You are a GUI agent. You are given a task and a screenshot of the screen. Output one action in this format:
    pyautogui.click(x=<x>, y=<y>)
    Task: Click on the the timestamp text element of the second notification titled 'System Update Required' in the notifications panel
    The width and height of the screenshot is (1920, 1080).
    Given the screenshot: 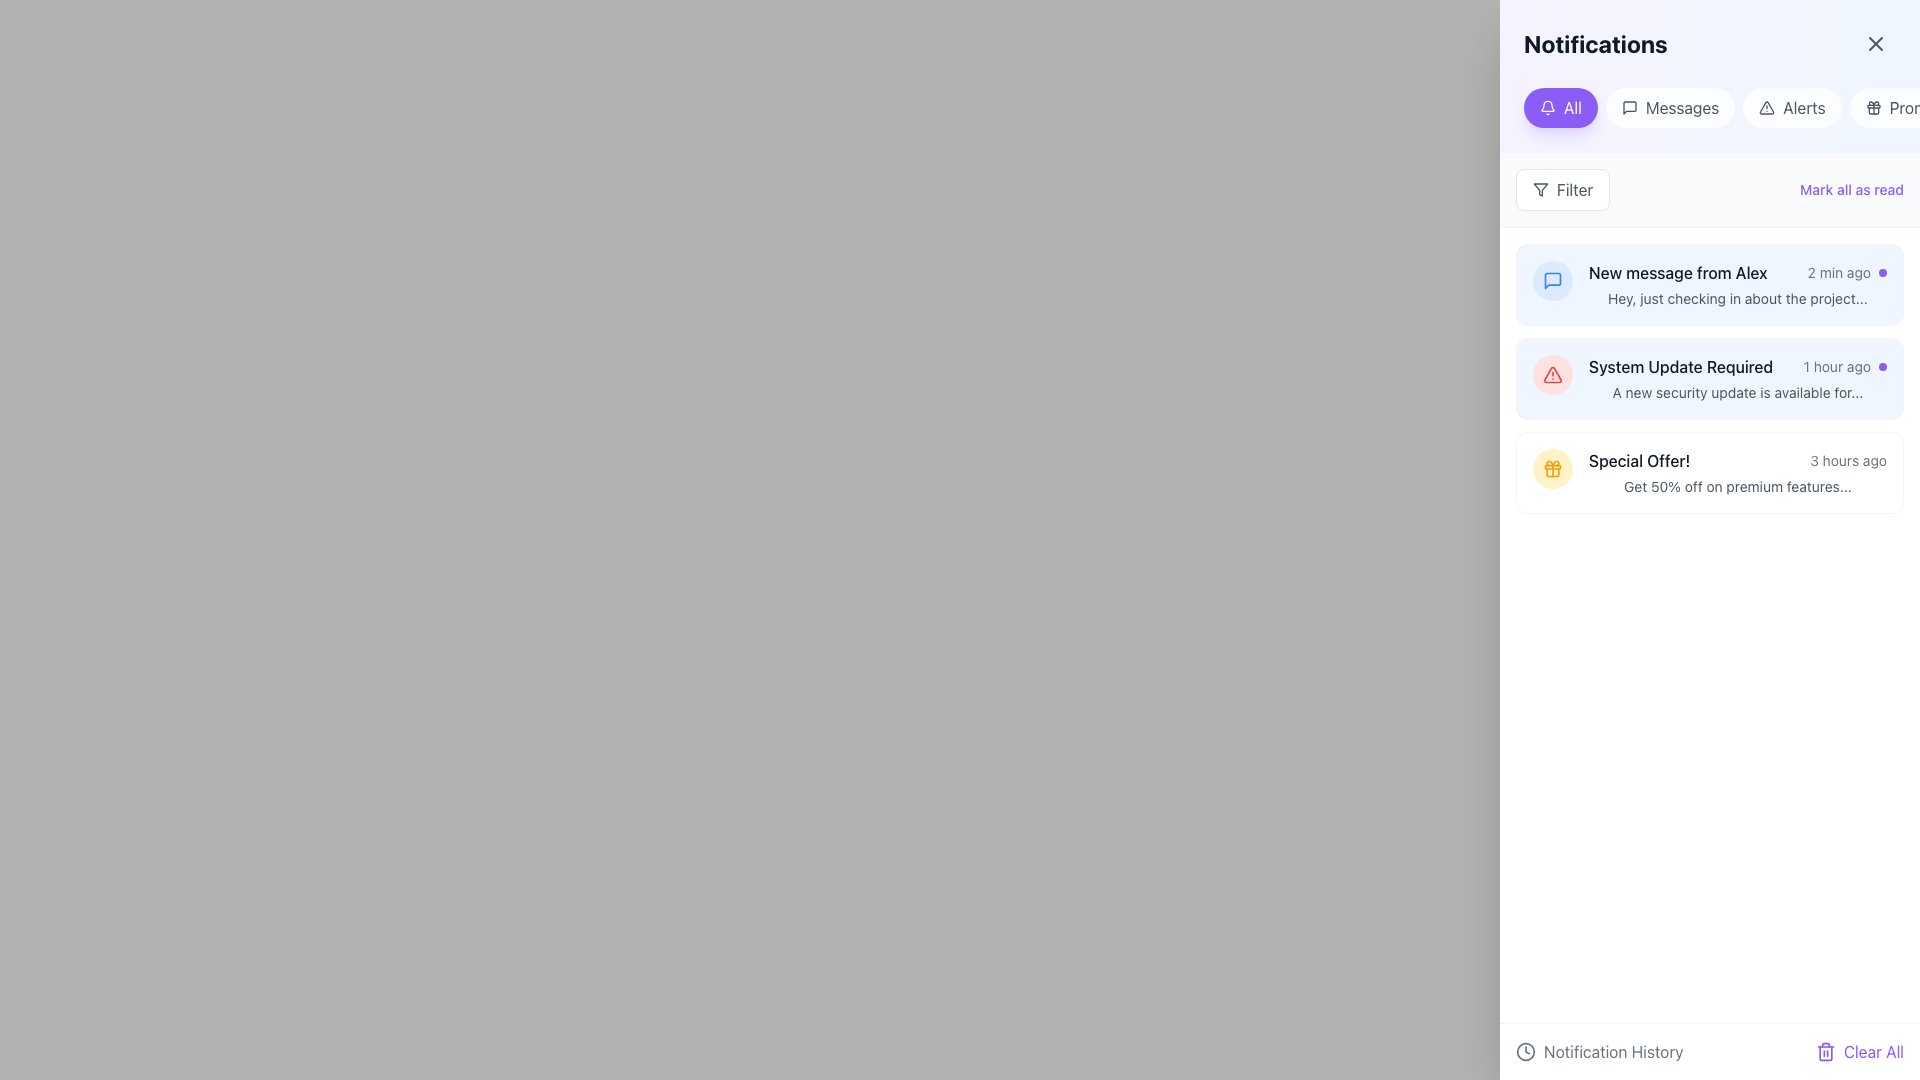 What is the action you would take?
    pyautogui.click(x=1837, y=366)
    